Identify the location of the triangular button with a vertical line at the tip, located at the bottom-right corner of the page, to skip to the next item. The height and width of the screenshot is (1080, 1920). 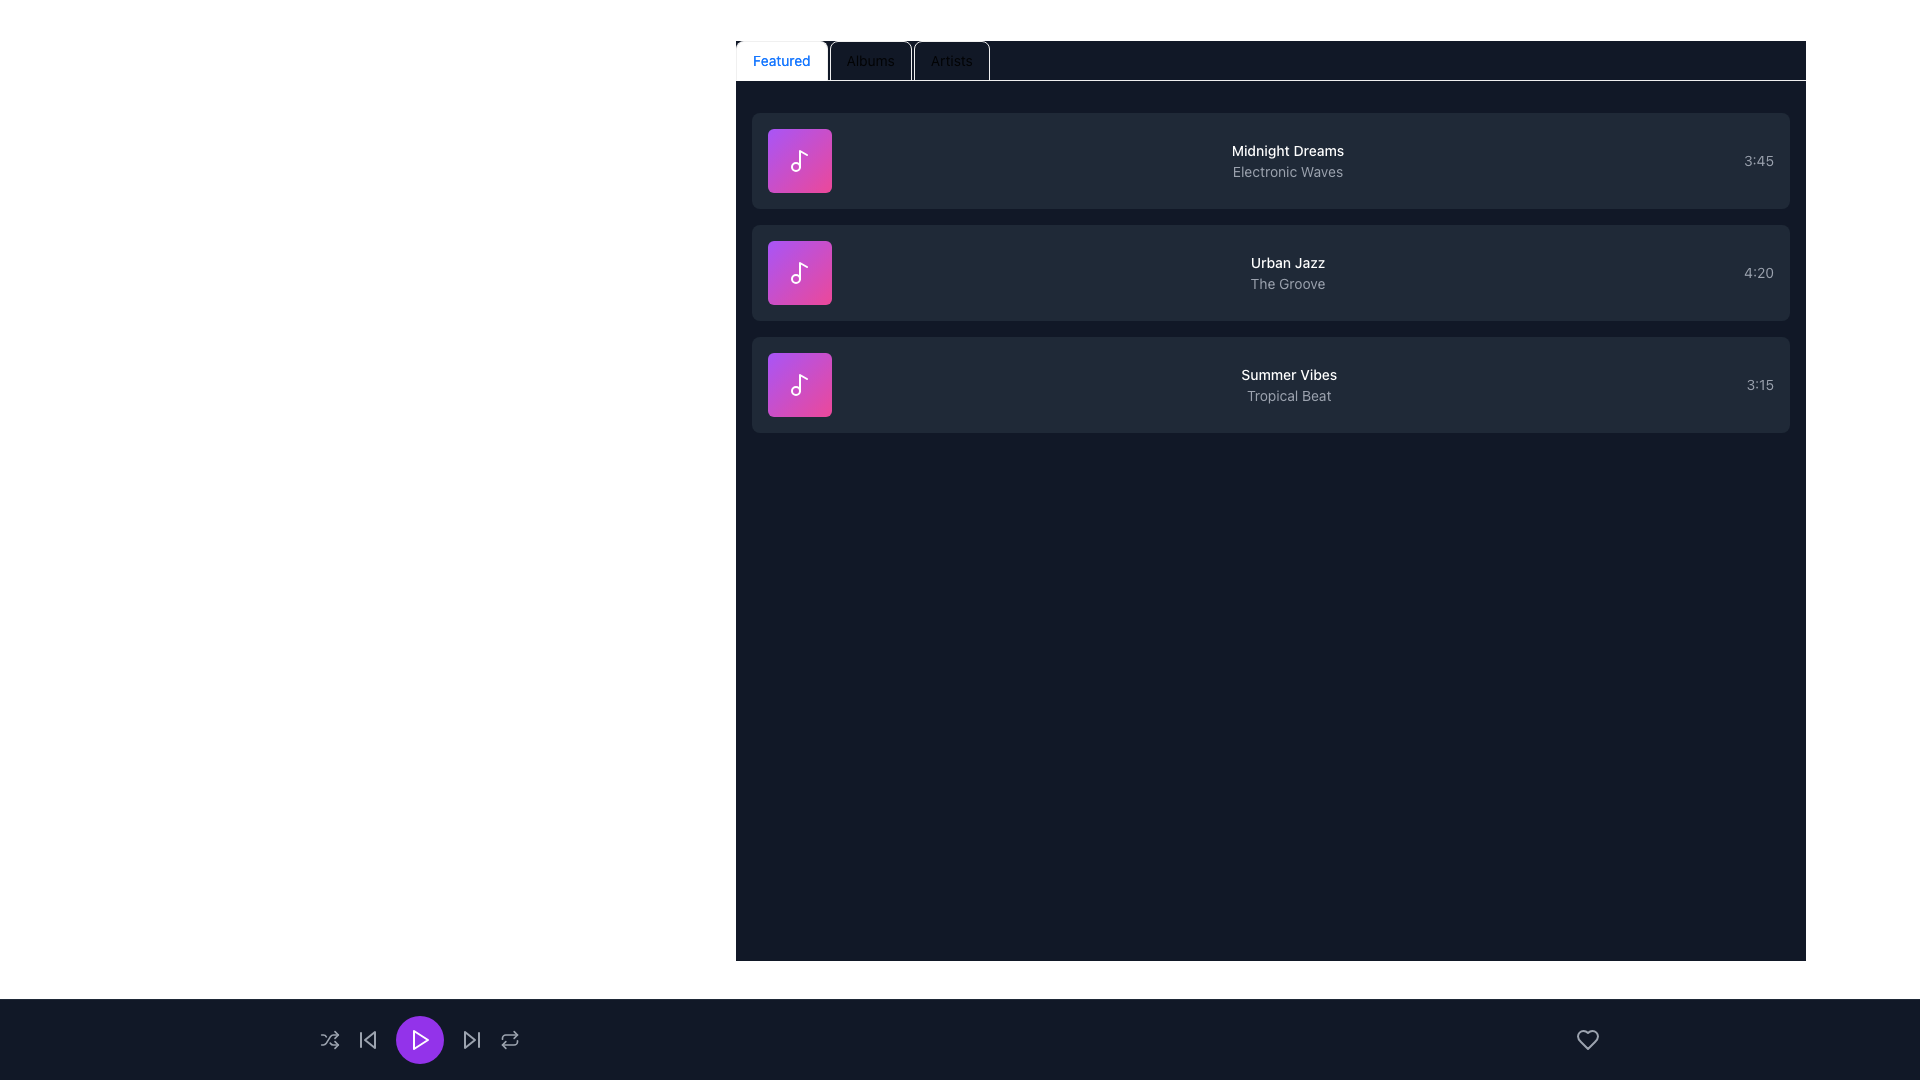
(470, 1039).